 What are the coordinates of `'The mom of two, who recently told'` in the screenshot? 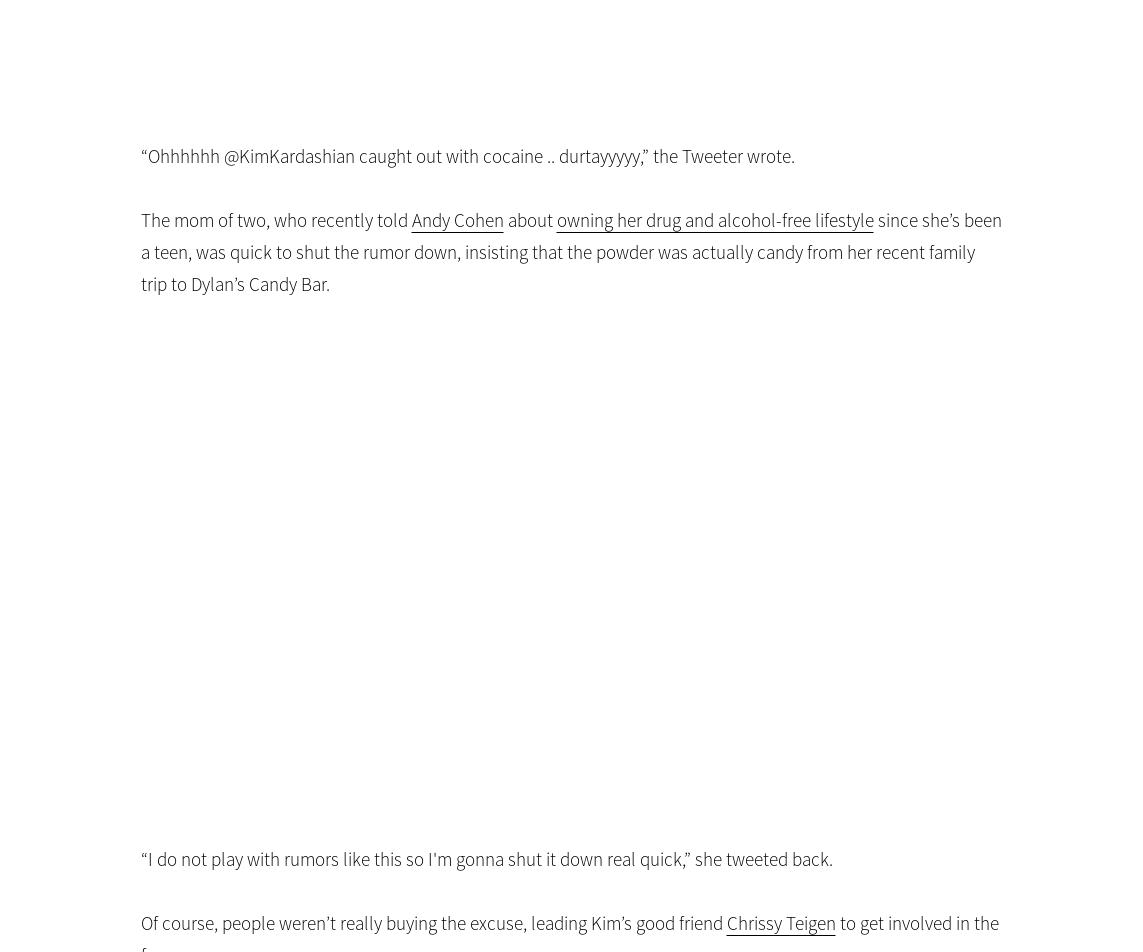 It's located at (275, 220).